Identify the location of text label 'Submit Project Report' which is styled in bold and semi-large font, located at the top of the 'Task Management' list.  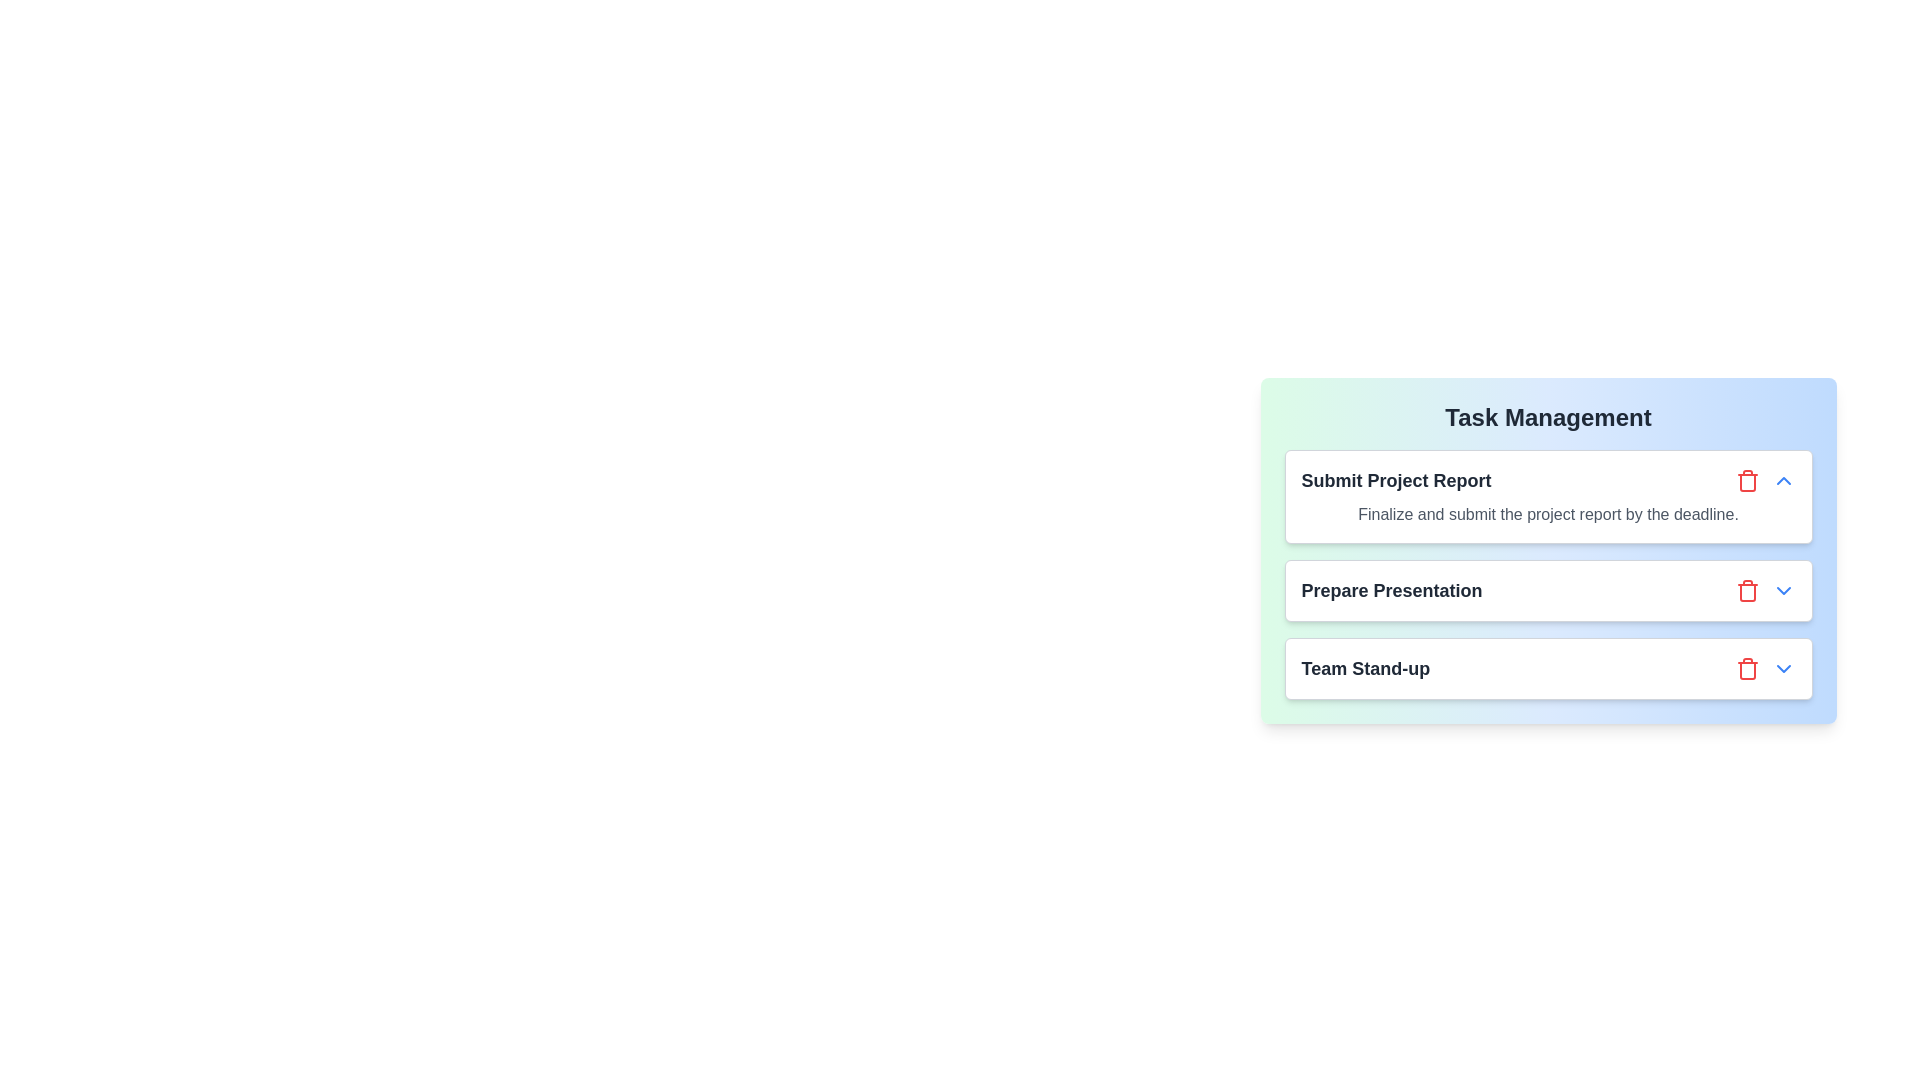
(1395, 481).